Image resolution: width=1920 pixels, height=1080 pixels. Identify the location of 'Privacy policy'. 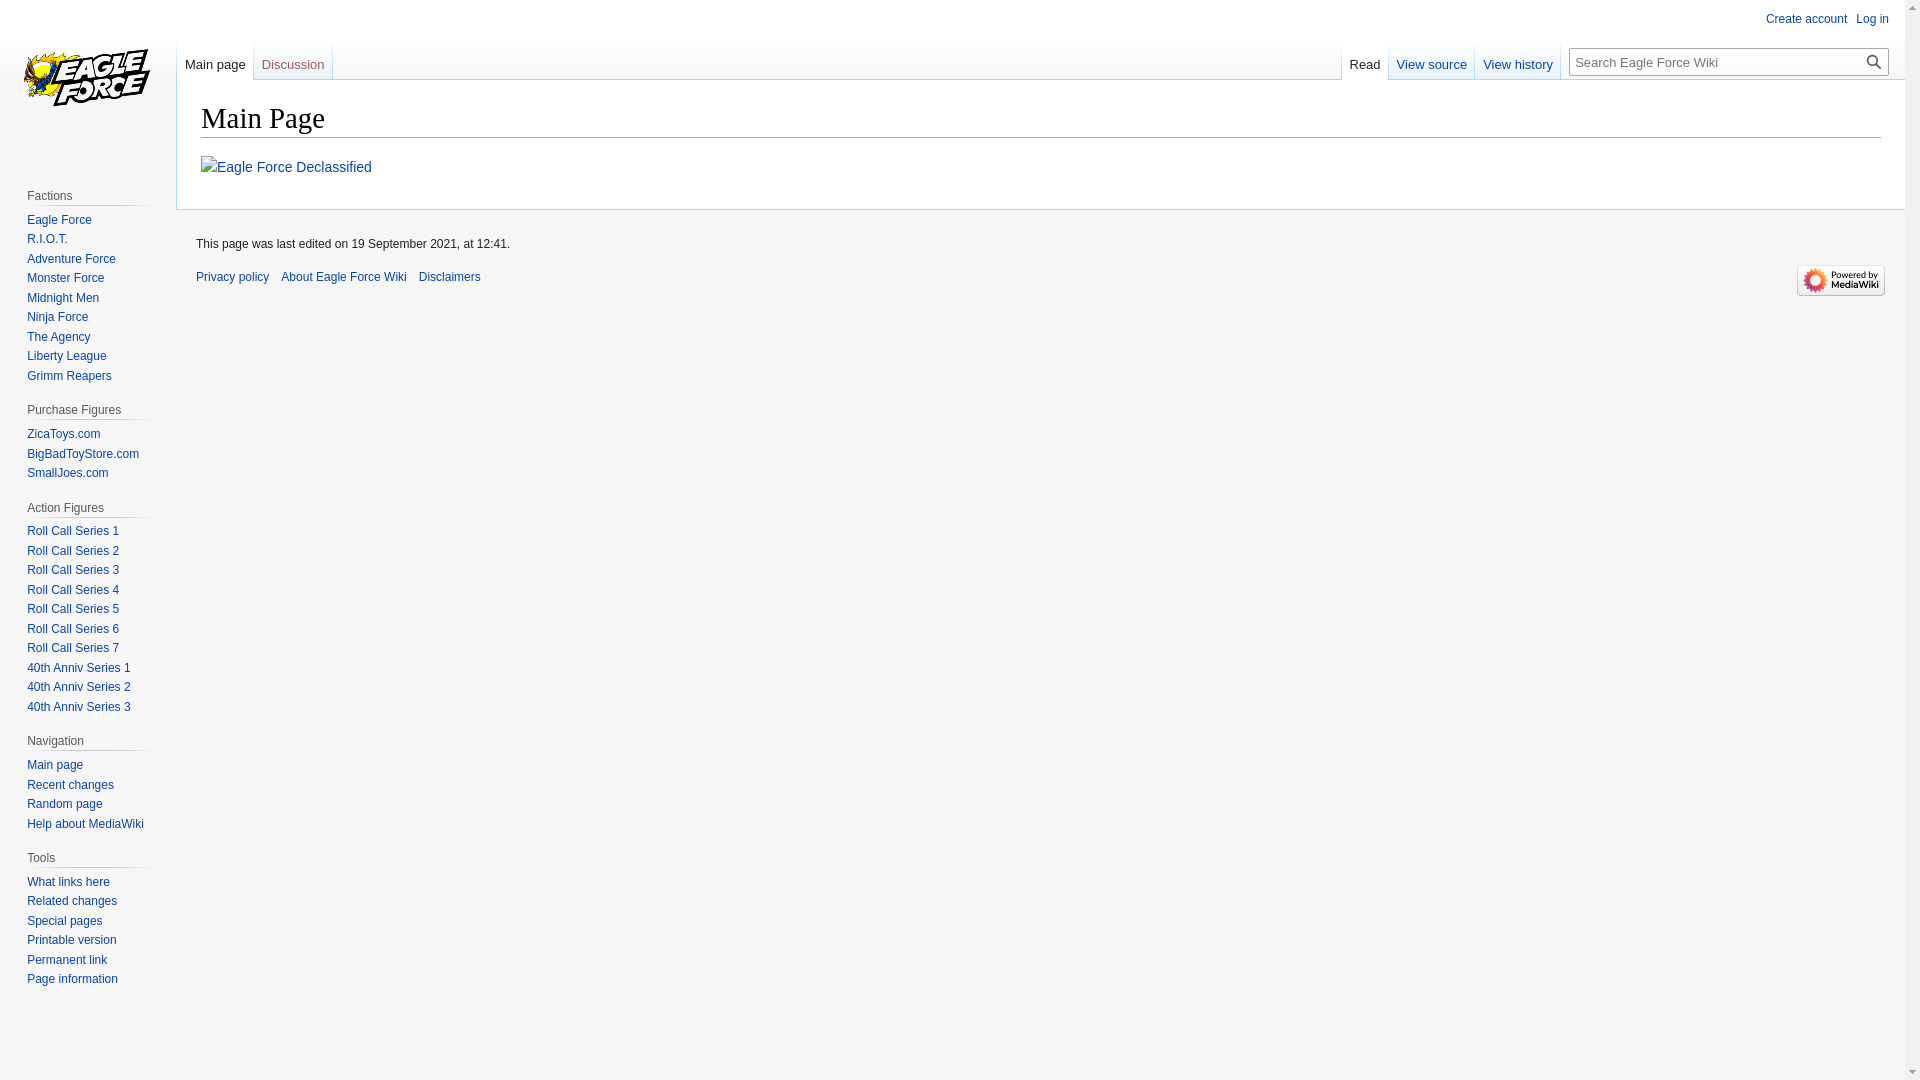
(196, 277).